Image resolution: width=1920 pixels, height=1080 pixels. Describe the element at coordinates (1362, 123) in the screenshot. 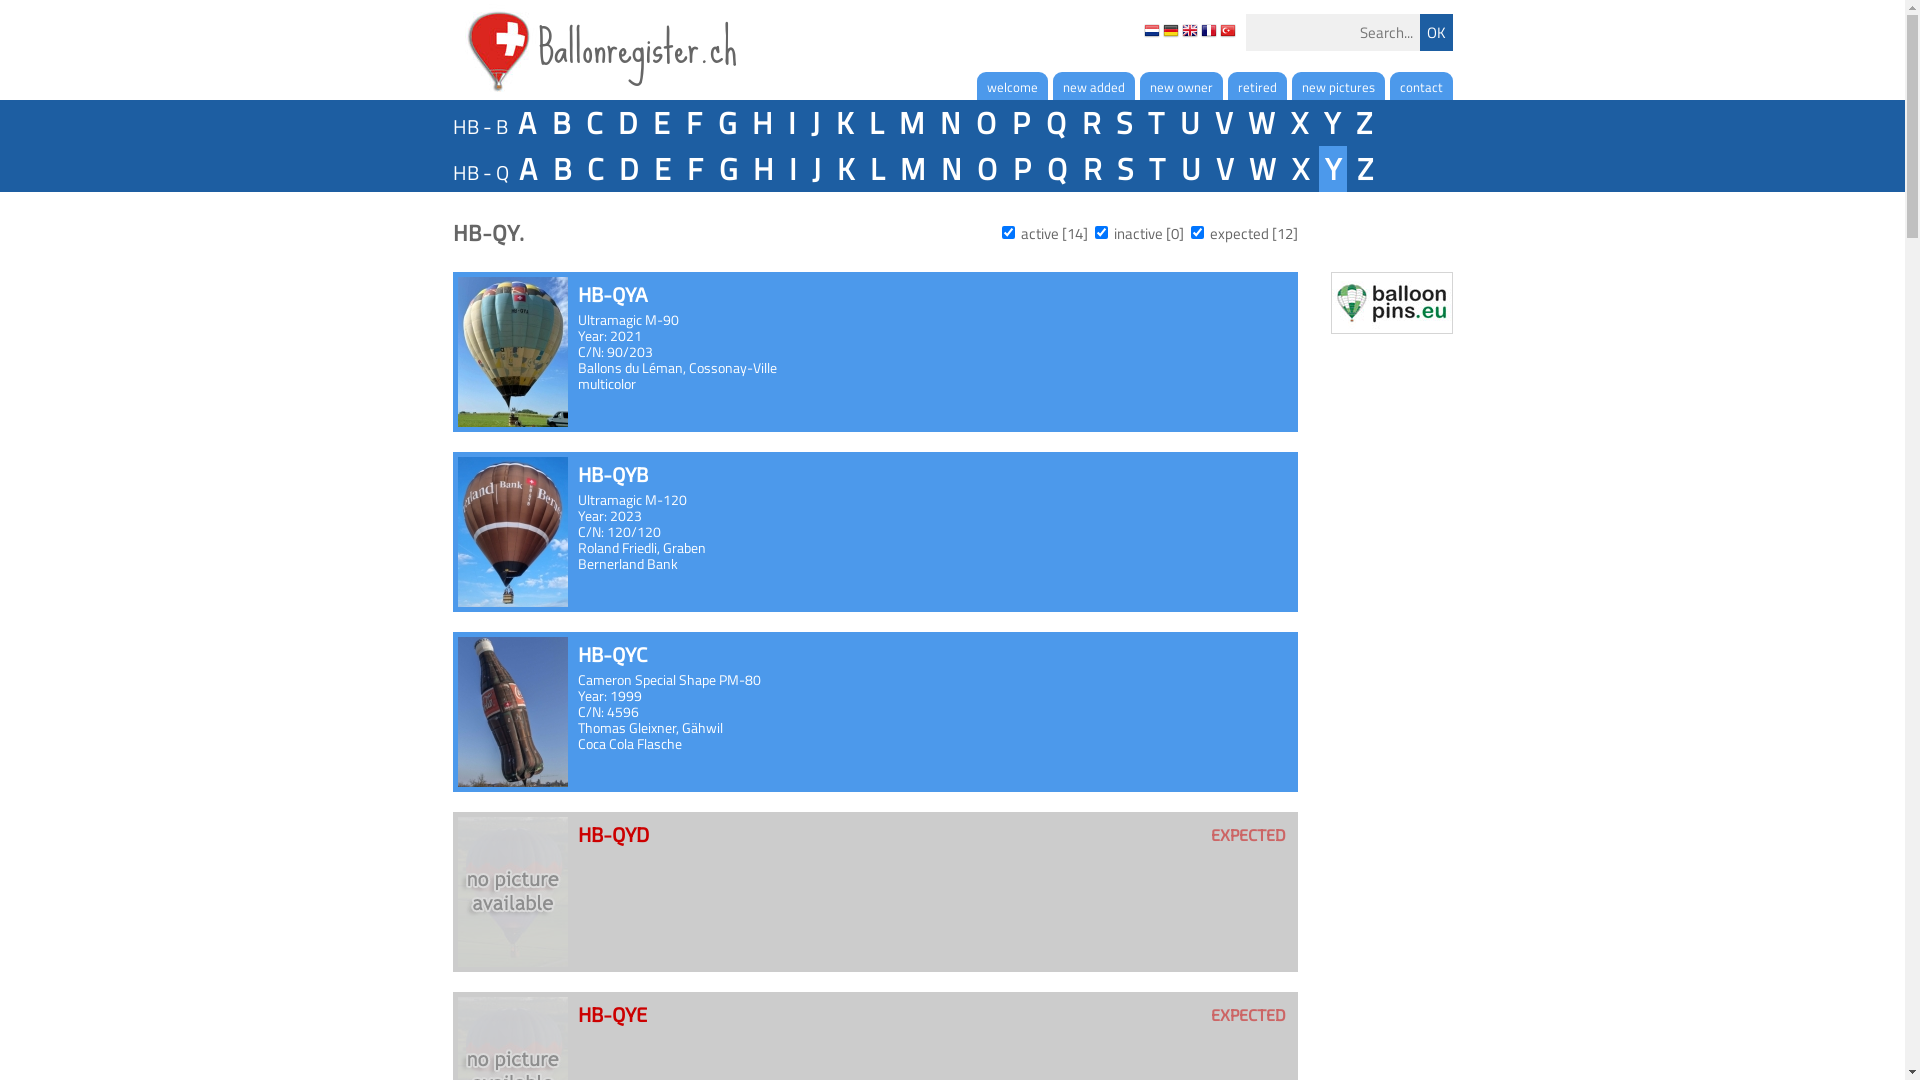

I see `'Z'` at that location.